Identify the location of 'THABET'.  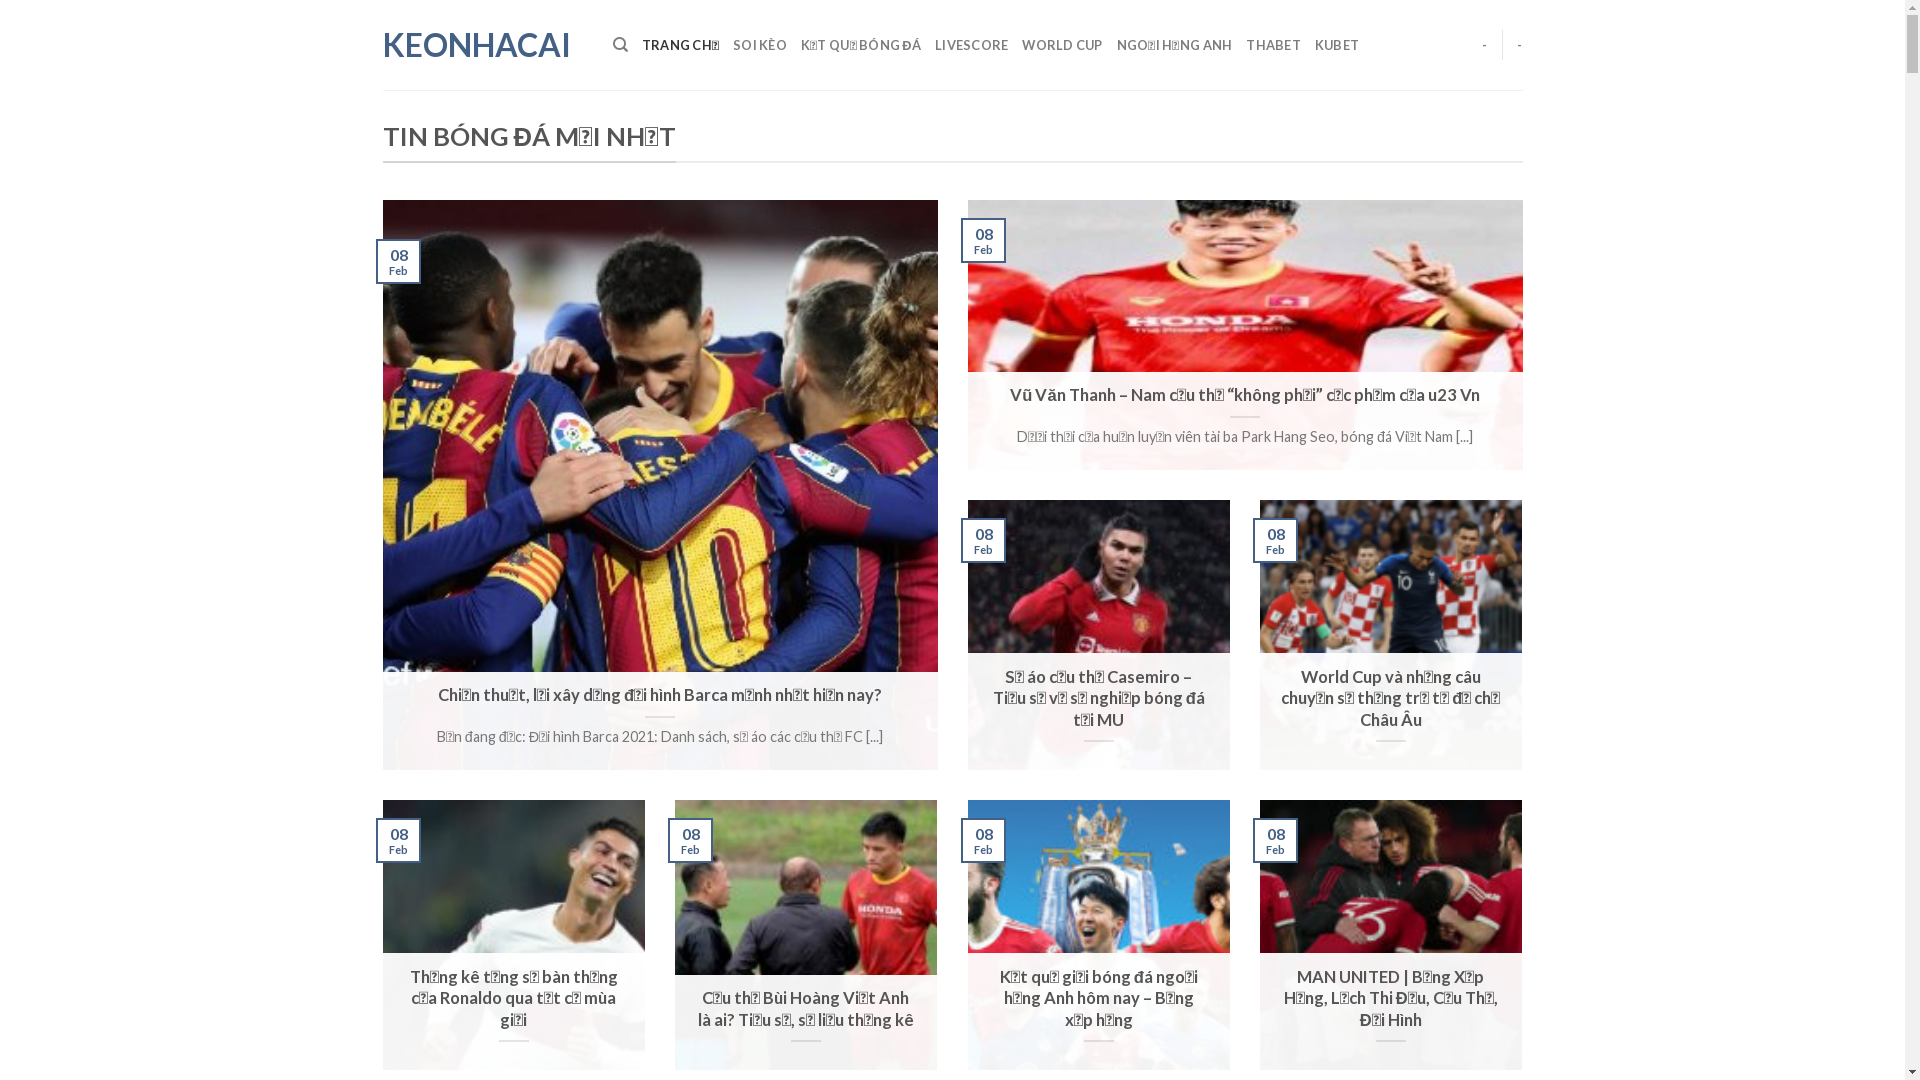
(1245, 45).